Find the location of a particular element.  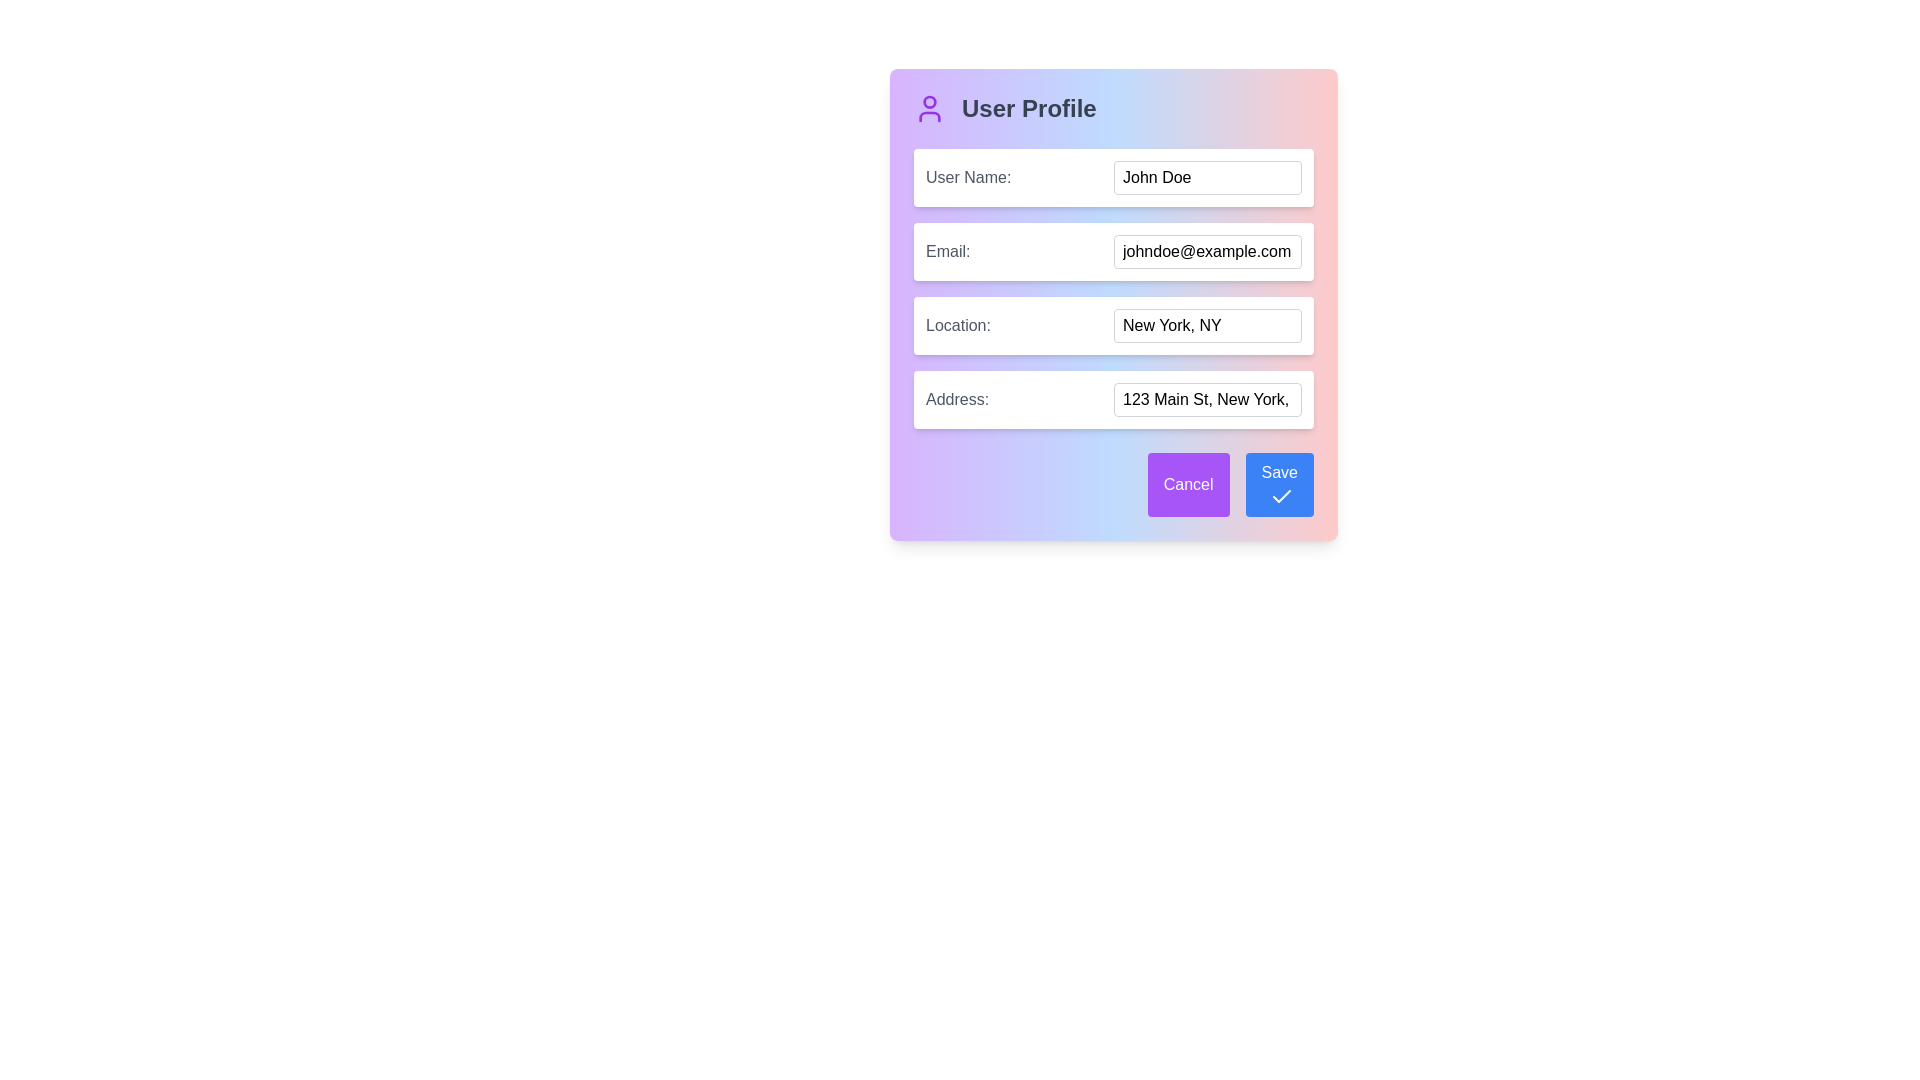

text label displaying 'location:' which is positioned on the left side of the form field within the user profile editing panel is located at coordinates (957, 325).